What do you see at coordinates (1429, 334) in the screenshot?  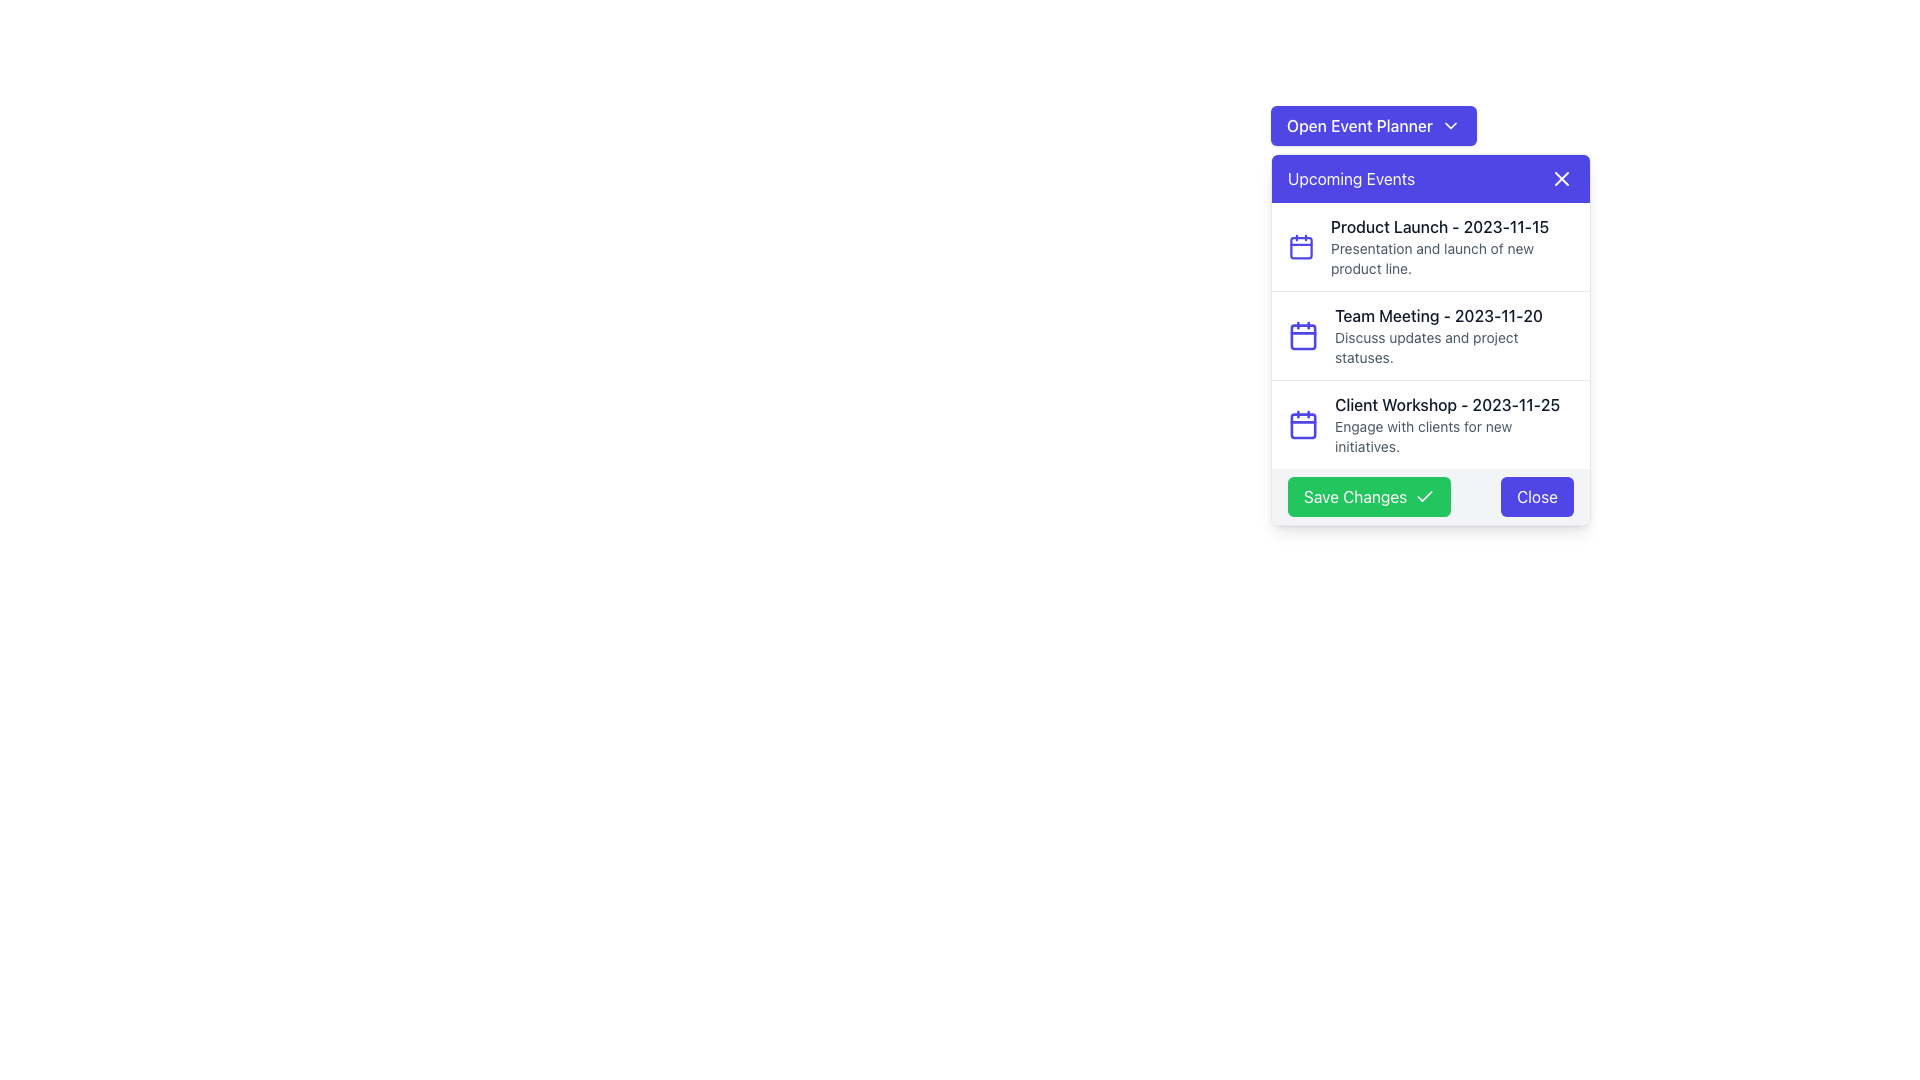 I see `to select the second event in the Upcoming Events list, located directly under 'Product Launch - 2023-11-15'` at bounding box center [1429, 334].